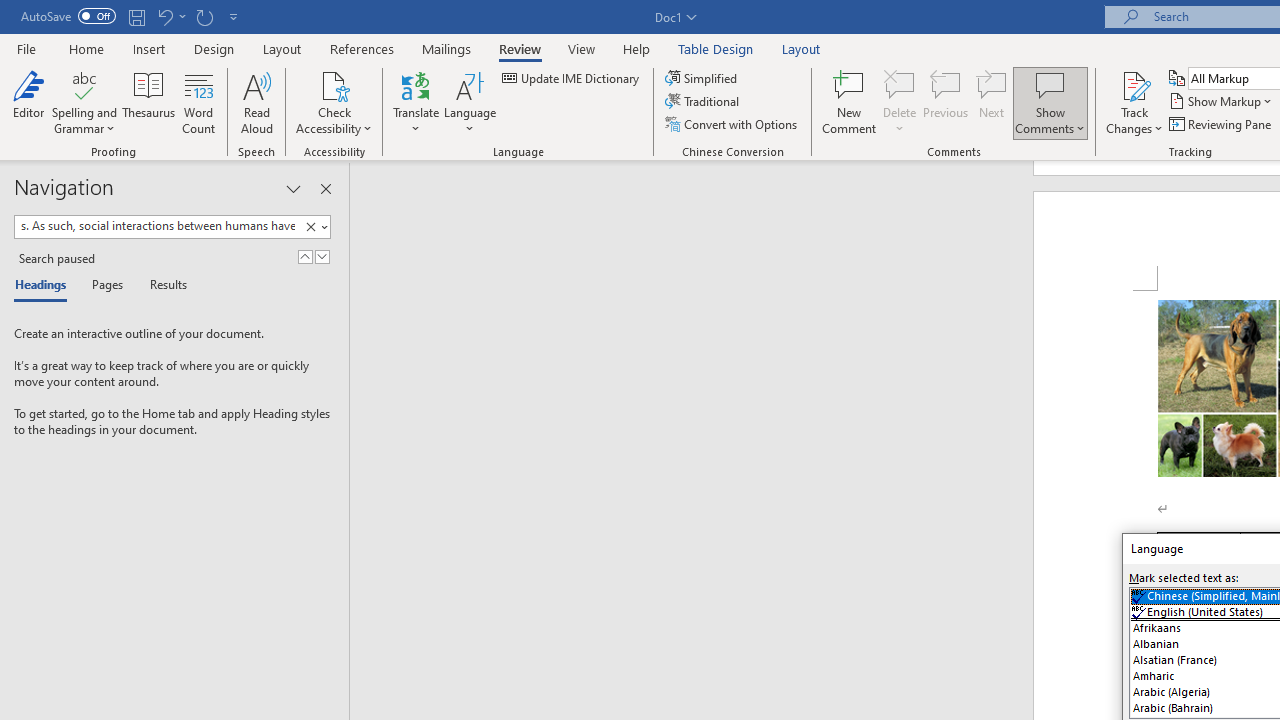 The width and height of the screenshot is (1280, 720). What do you see at coordinates (992, 103) in the screenshot?
I see `'Next'` at bounding box center [992, 103].